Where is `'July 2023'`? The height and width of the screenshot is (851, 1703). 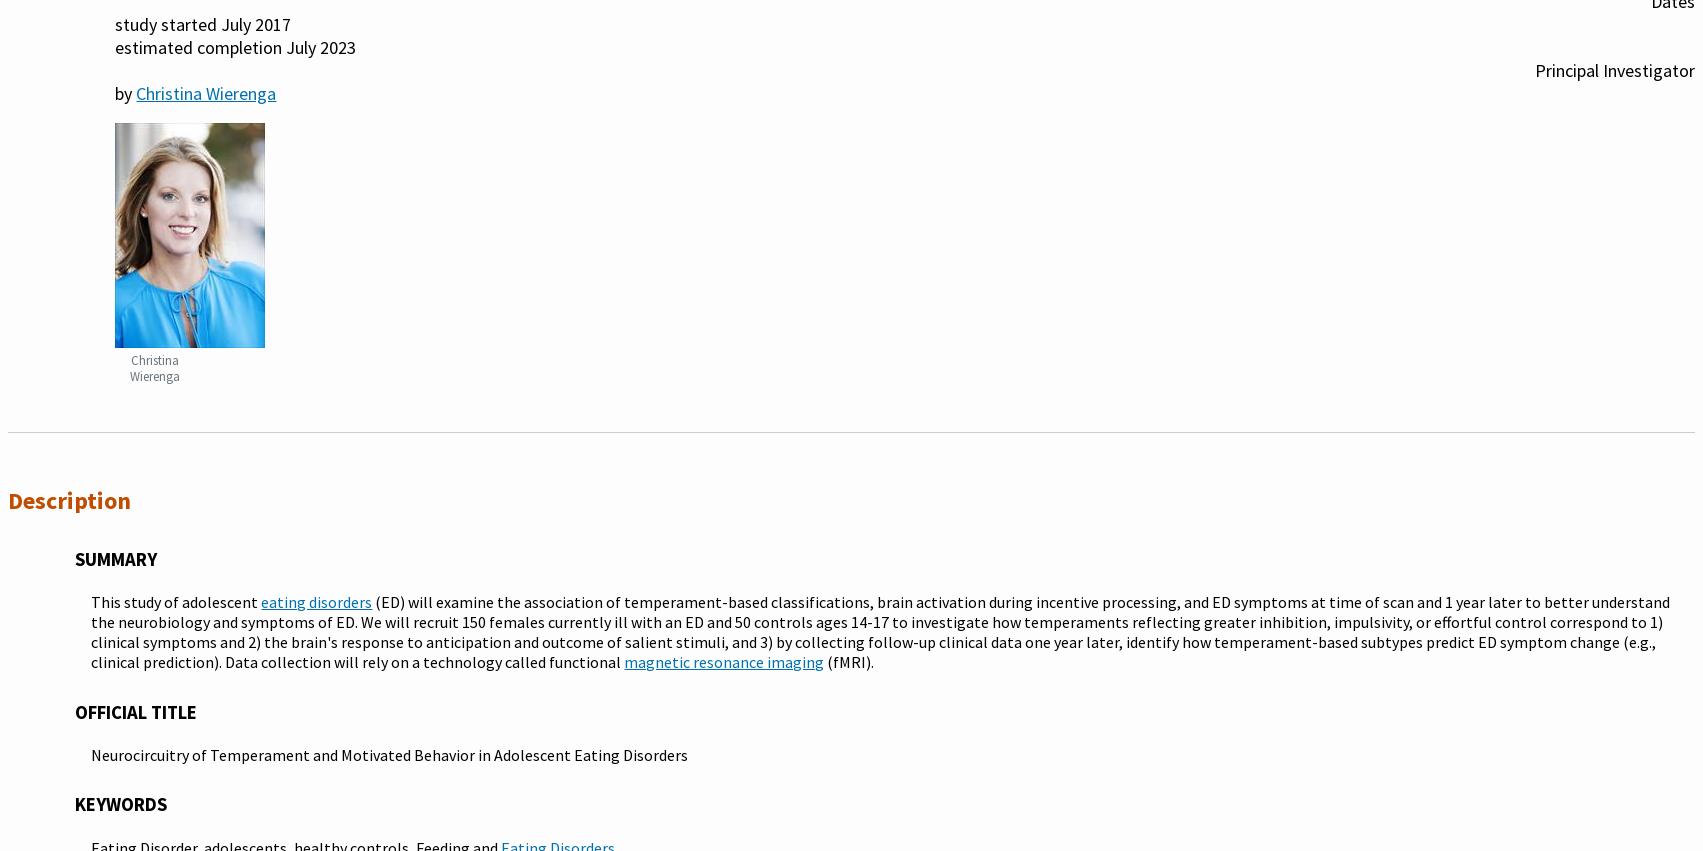 'July 2023' is located at coordinates (320, 46).